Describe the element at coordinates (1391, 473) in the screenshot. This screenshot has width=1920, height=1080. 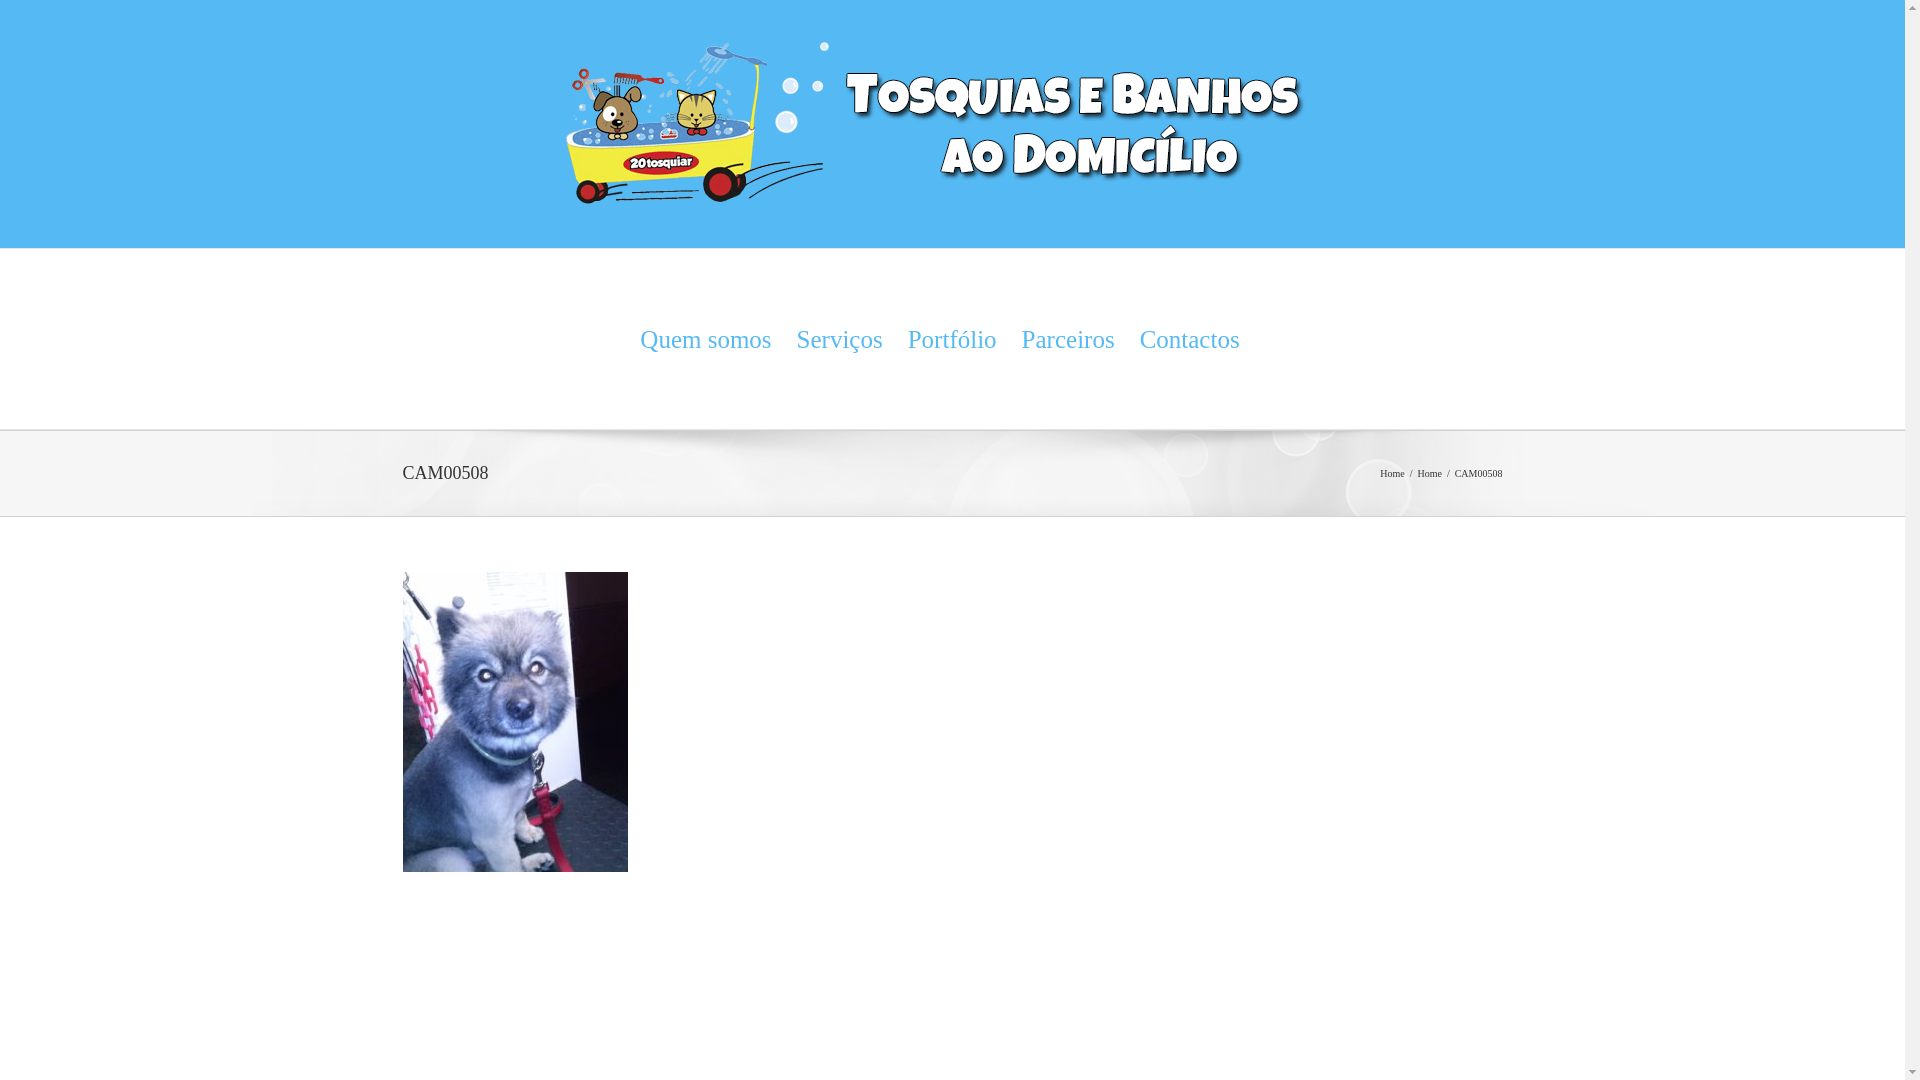
I see `'Home'` at that location.